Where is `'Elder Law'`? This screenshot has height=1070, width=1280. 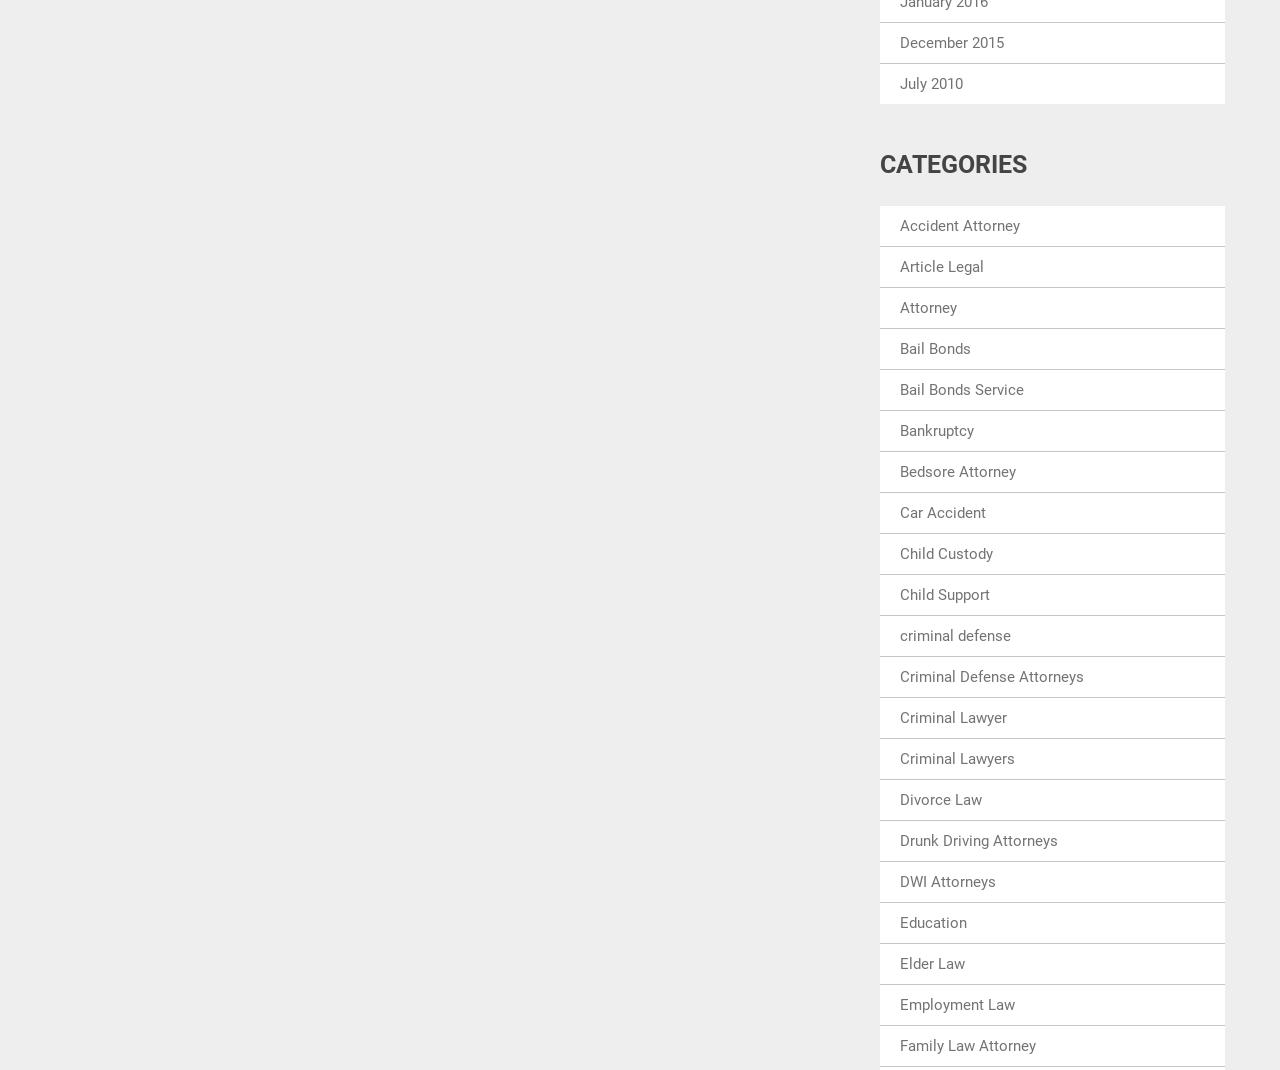 'Elder Law' is located at coordinates (931, 962).